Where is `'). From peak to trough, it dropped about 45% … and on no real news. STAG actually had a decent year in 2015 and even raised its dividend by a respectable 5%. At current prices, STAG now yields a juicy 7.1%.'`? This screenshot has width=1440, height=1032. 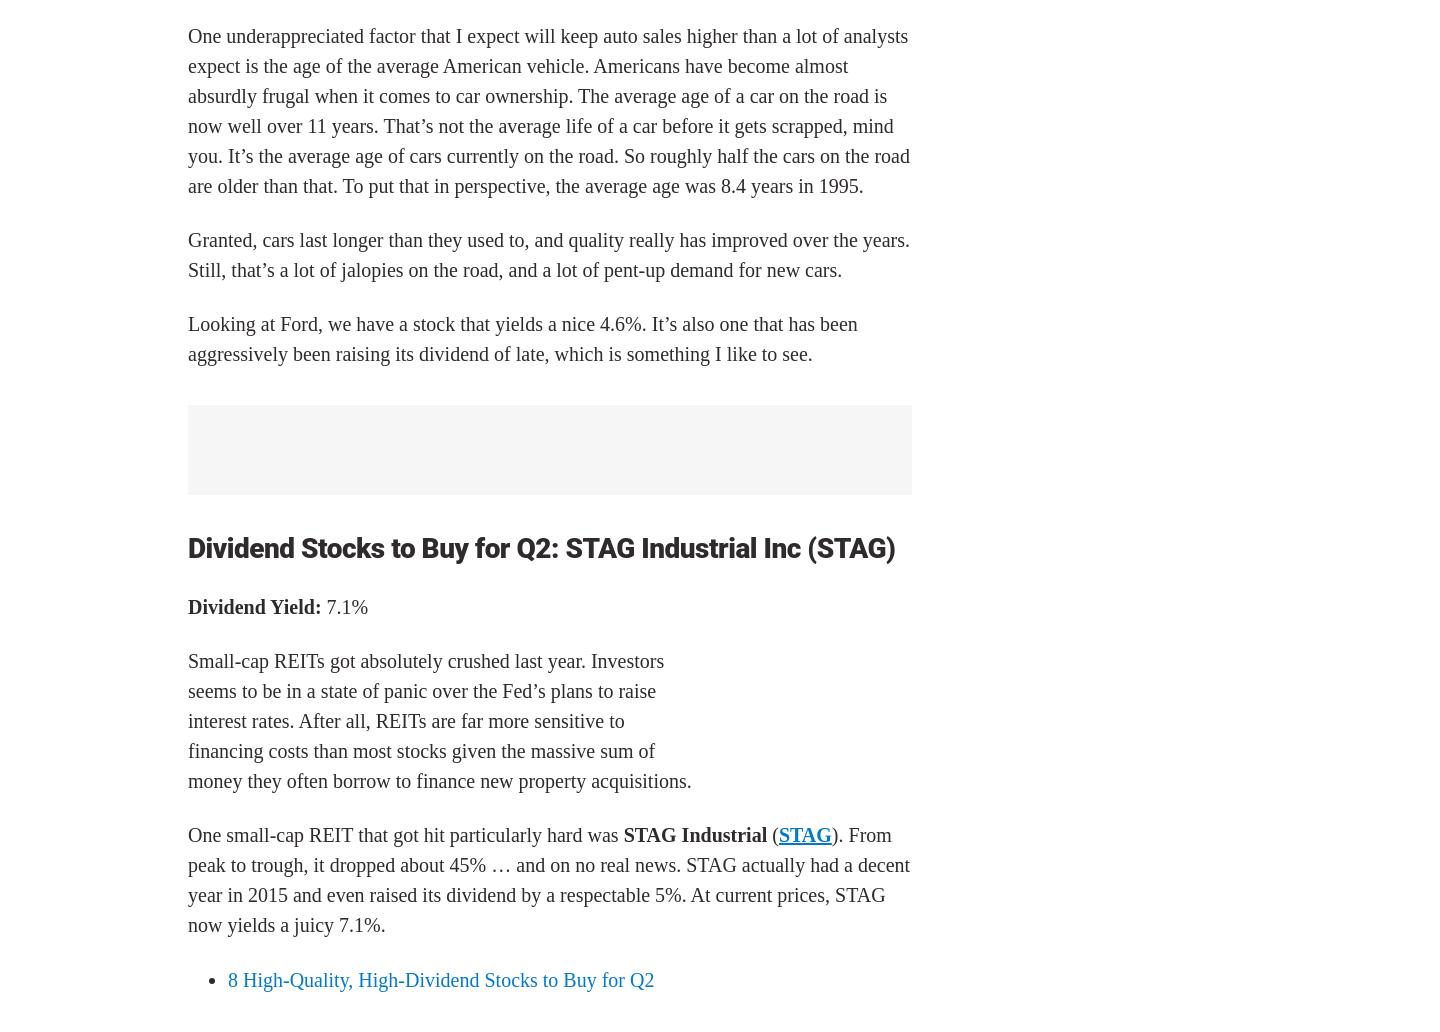
'). From peak to trough, it dropped about 45% … and on no real news. STAG actually had a decent year in 2015 and even raised its dividend by a respectable 5%. At current prices, STAG now yields a juicy 7.1%.' is located at coordinates (548, 878).